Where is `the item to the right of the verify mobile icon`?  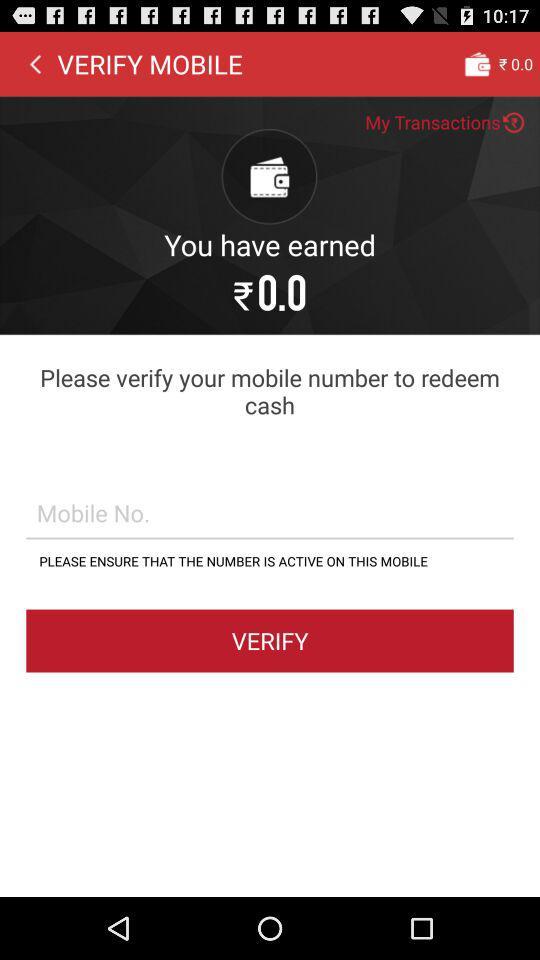
the item to the right of the verify mobile icon is located at coordinates (476, 63).